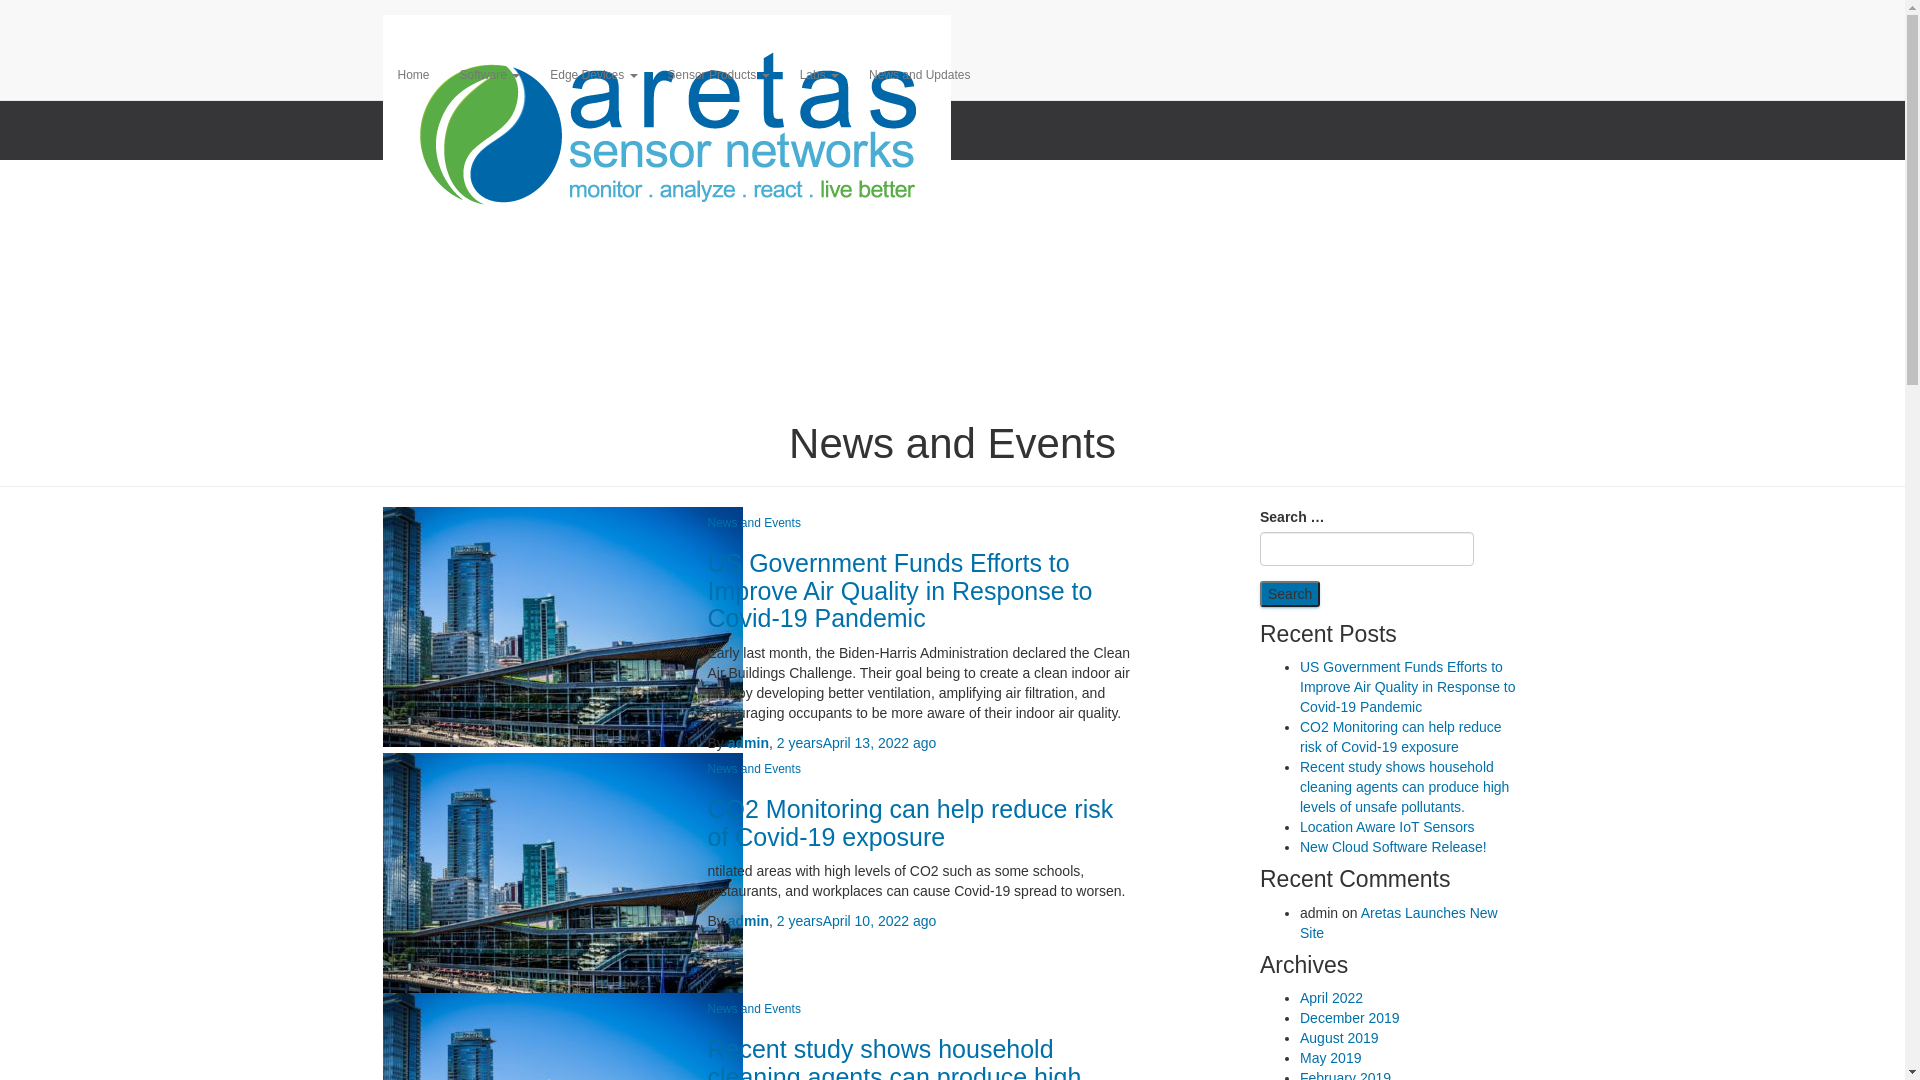 This screenshot has height=1080, width=1920. What do you see at coordinates (1300, 847) in the screenshot?
I see `'New Cloud Software Release!'` at bounding box center [1300, 847].